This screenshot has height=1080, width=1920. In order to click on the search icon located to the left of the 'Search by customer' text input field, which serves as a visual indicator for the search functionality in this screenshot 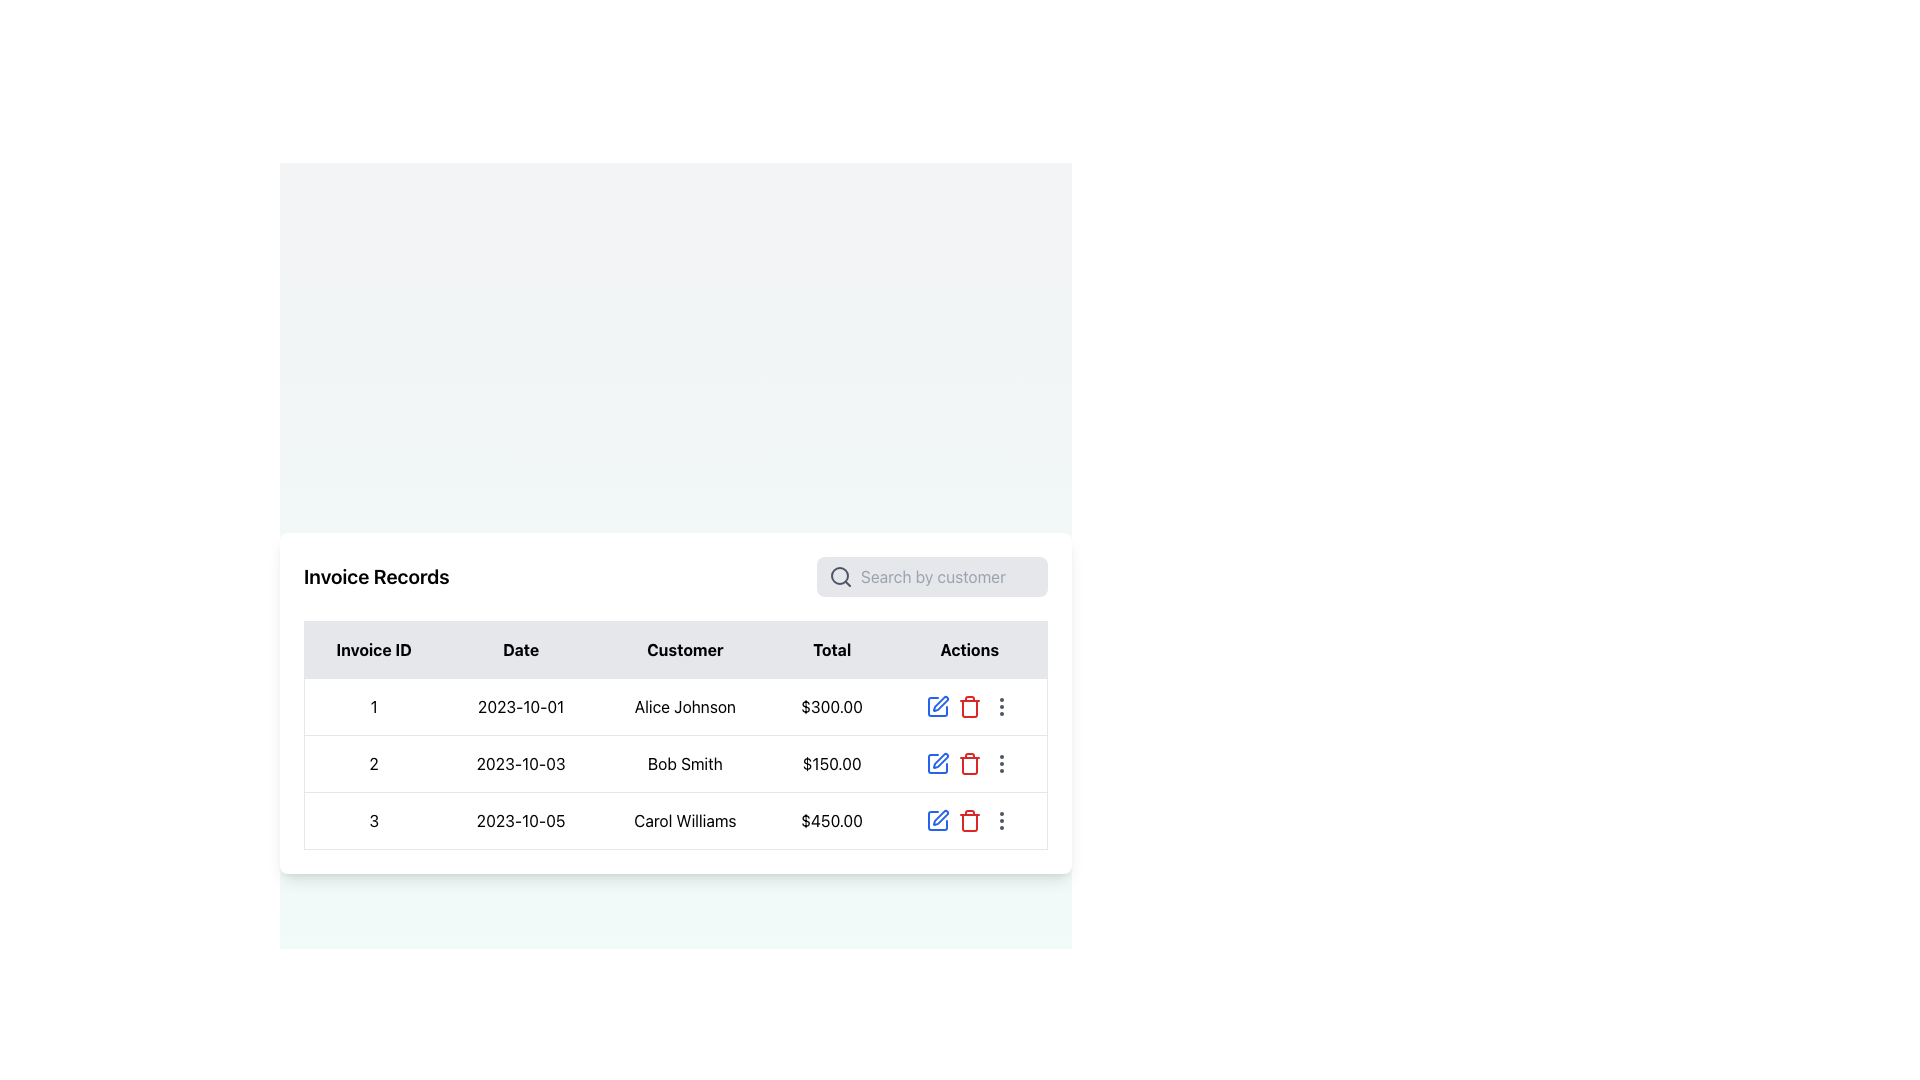, I will do `click(840, 576)`.